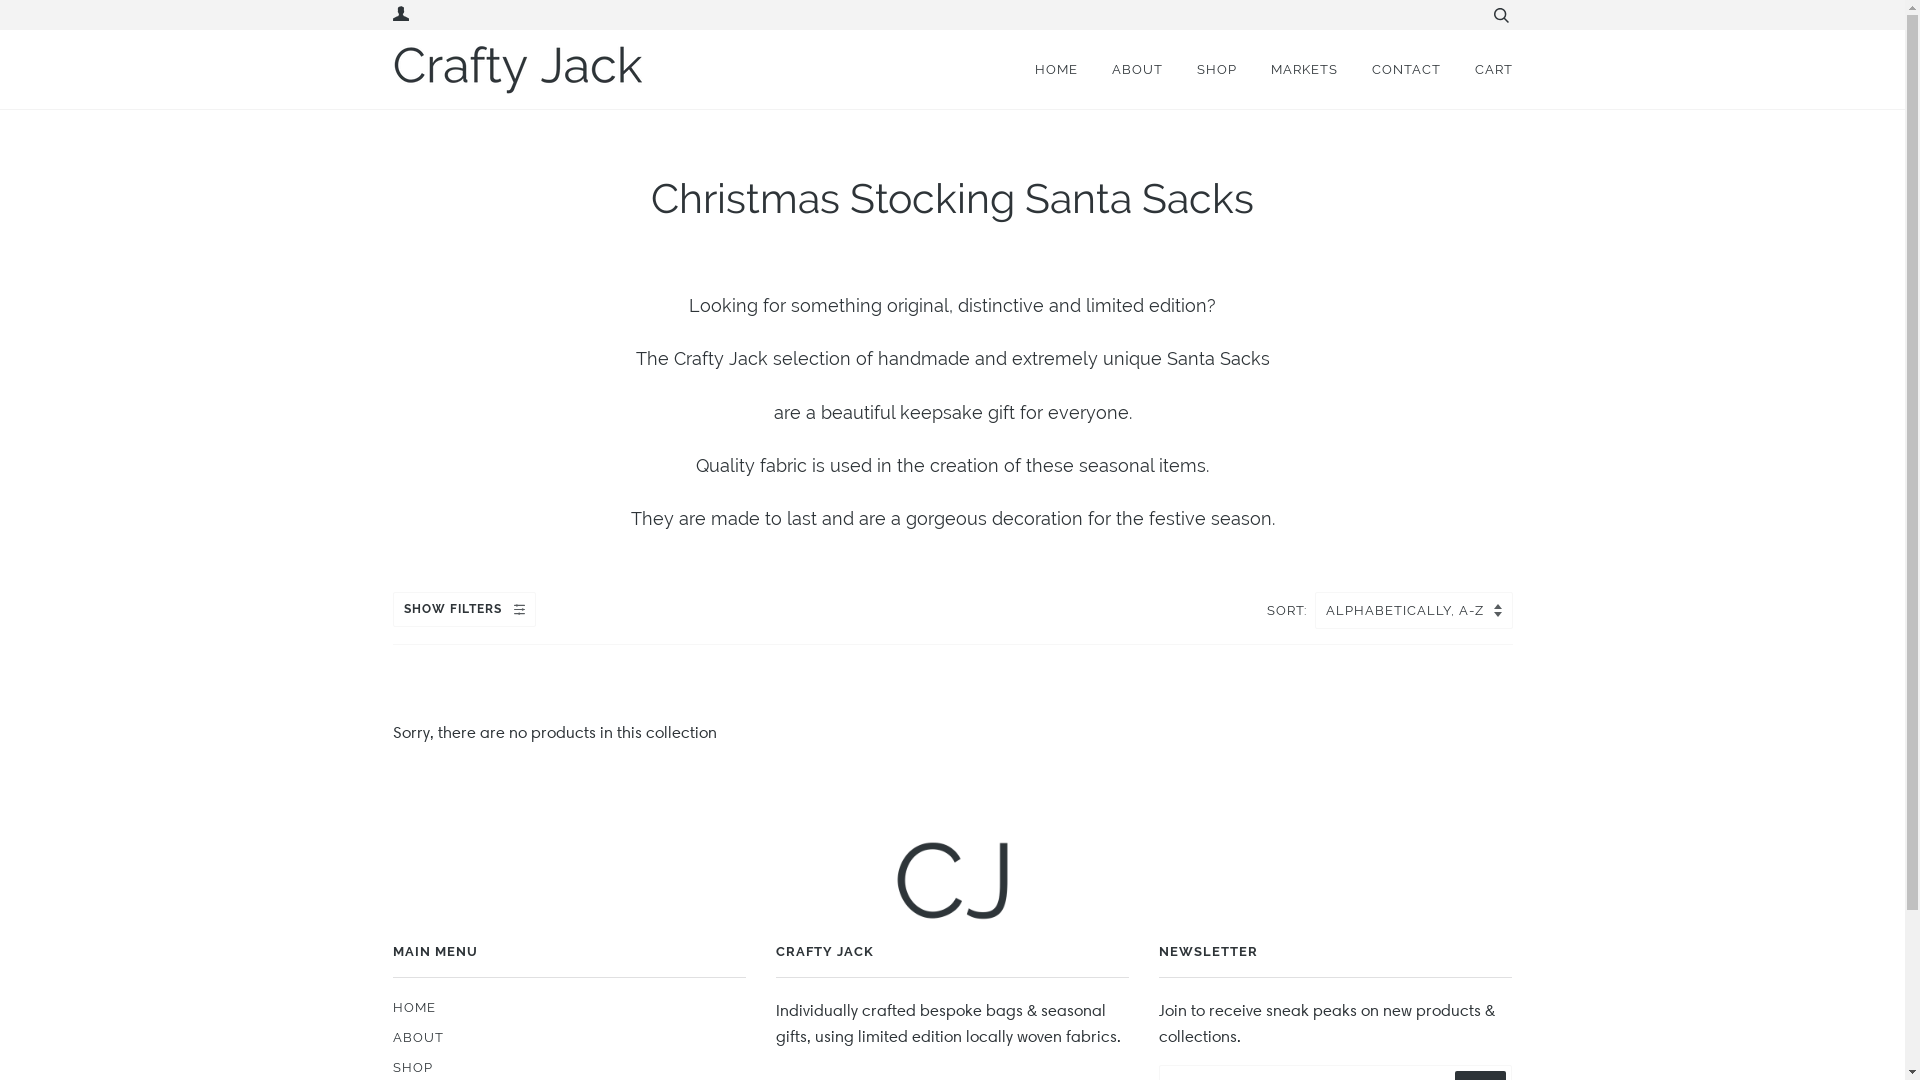 This screenshot has width=1920, height=1080. Describe the element at coordinates (1390, 68) in the screenshot. I see `'CONTACT'` at that location.